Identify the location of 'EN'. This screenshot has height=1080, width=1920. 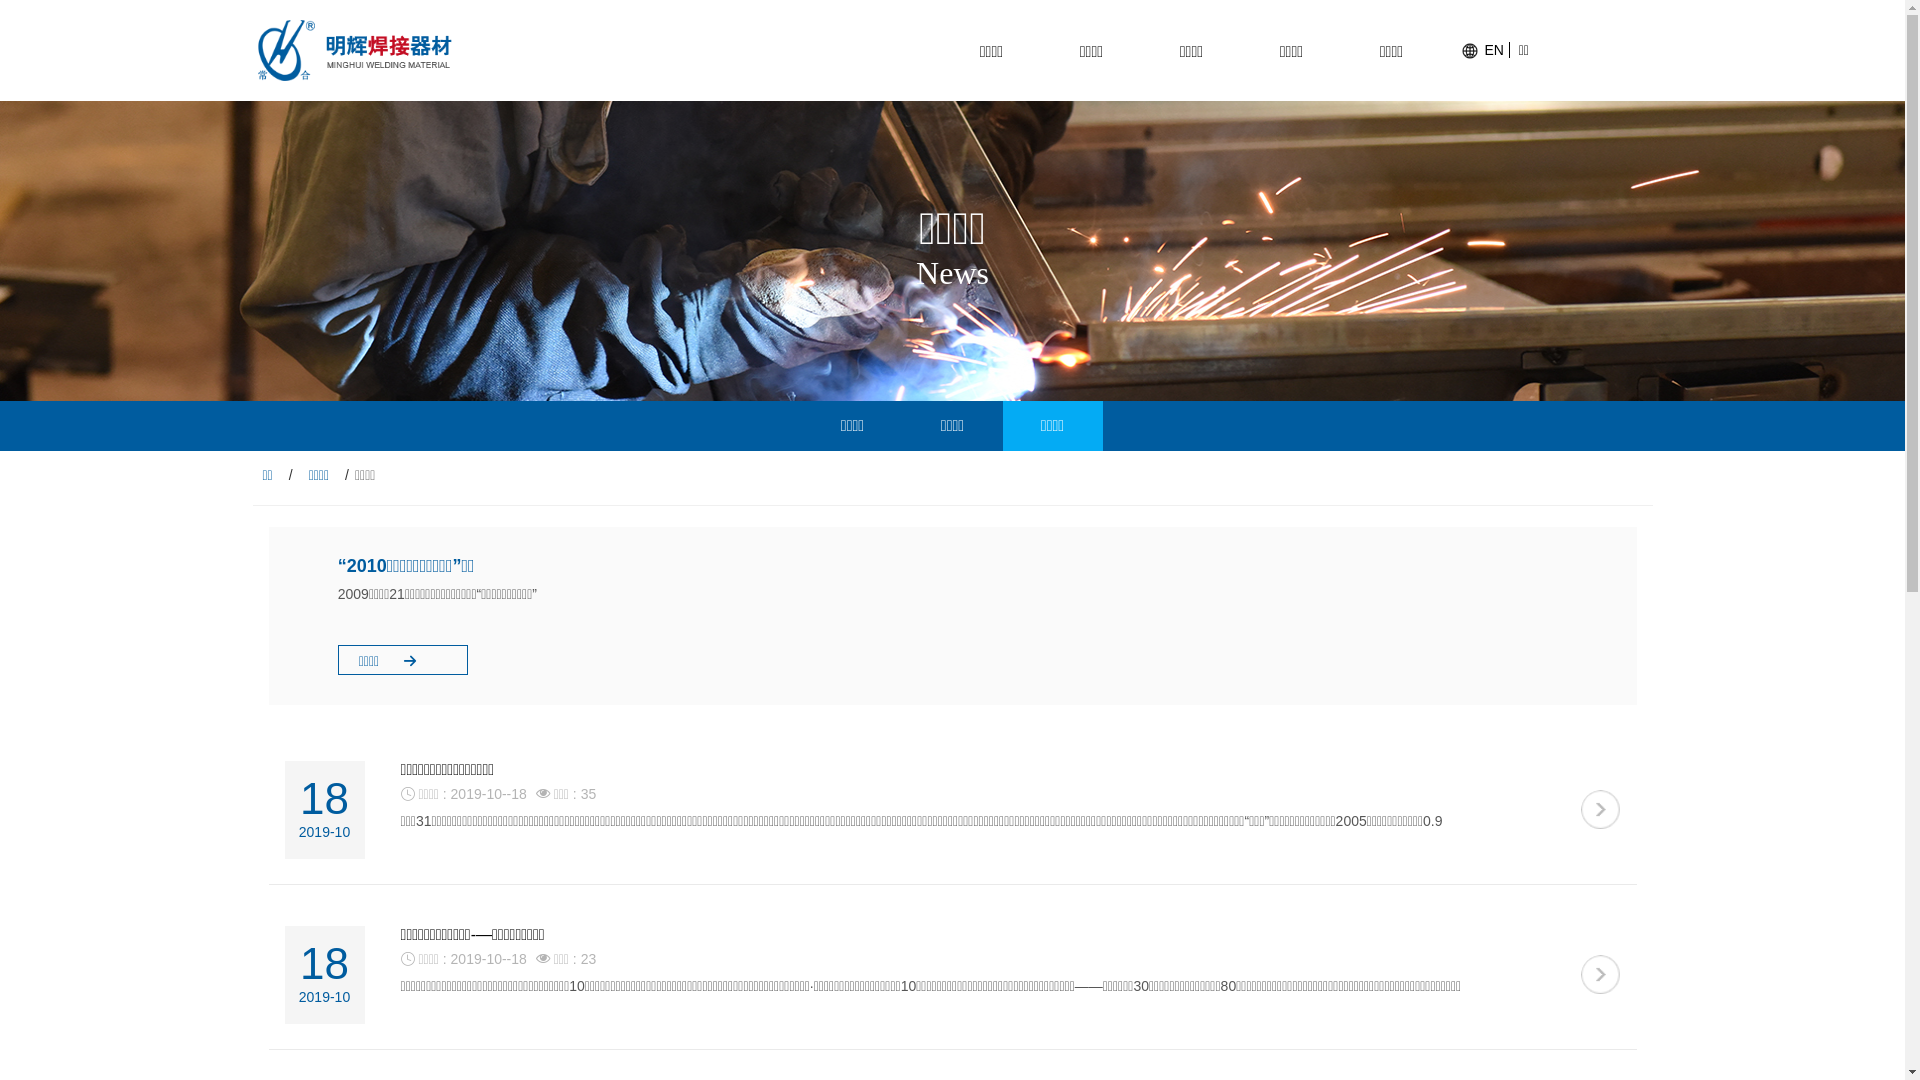
(1460, 49).